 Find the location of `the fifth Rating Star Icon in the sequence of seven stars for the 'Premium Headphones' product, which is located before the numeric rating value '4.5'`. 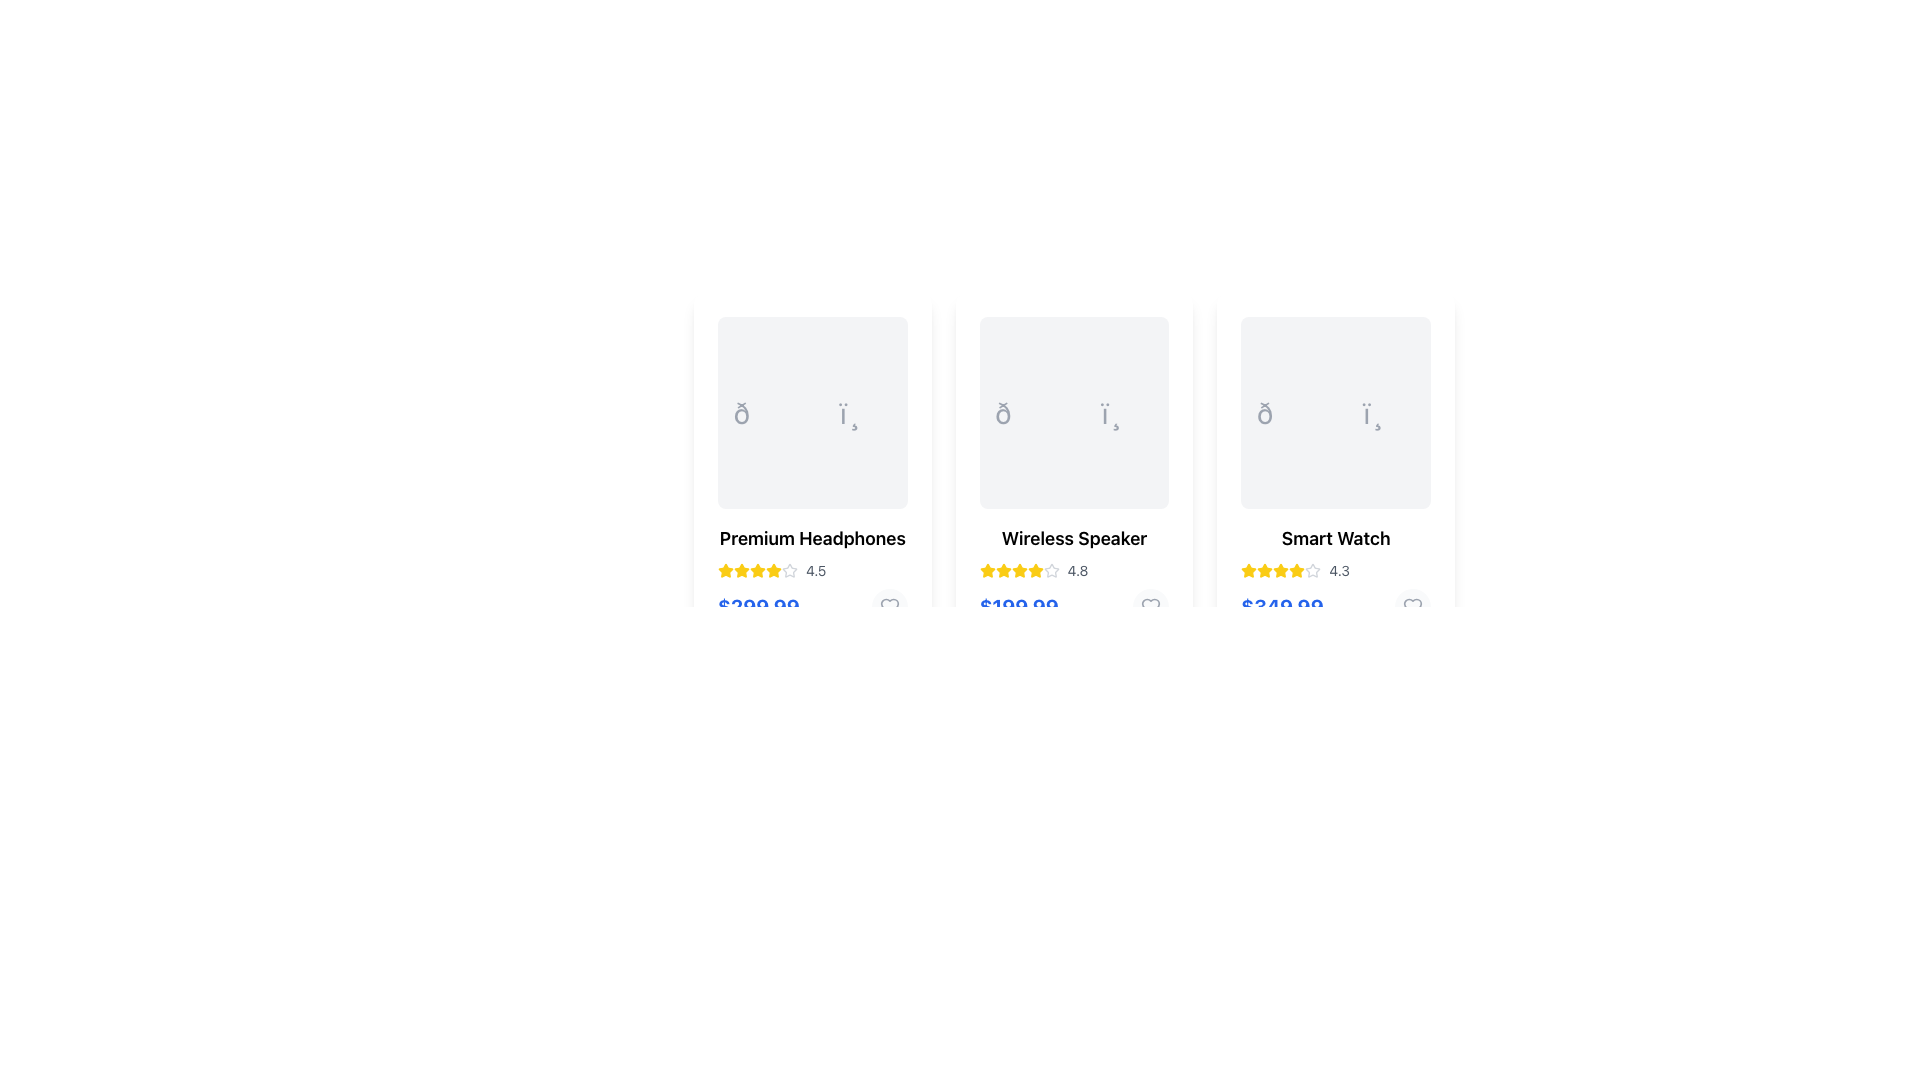

the fifth Rating Star Icon in the sequence of seven stars for the 'Premium Headphones' product, which is located before the numeric rating value '4.5' is located at coordinates (757, 570).